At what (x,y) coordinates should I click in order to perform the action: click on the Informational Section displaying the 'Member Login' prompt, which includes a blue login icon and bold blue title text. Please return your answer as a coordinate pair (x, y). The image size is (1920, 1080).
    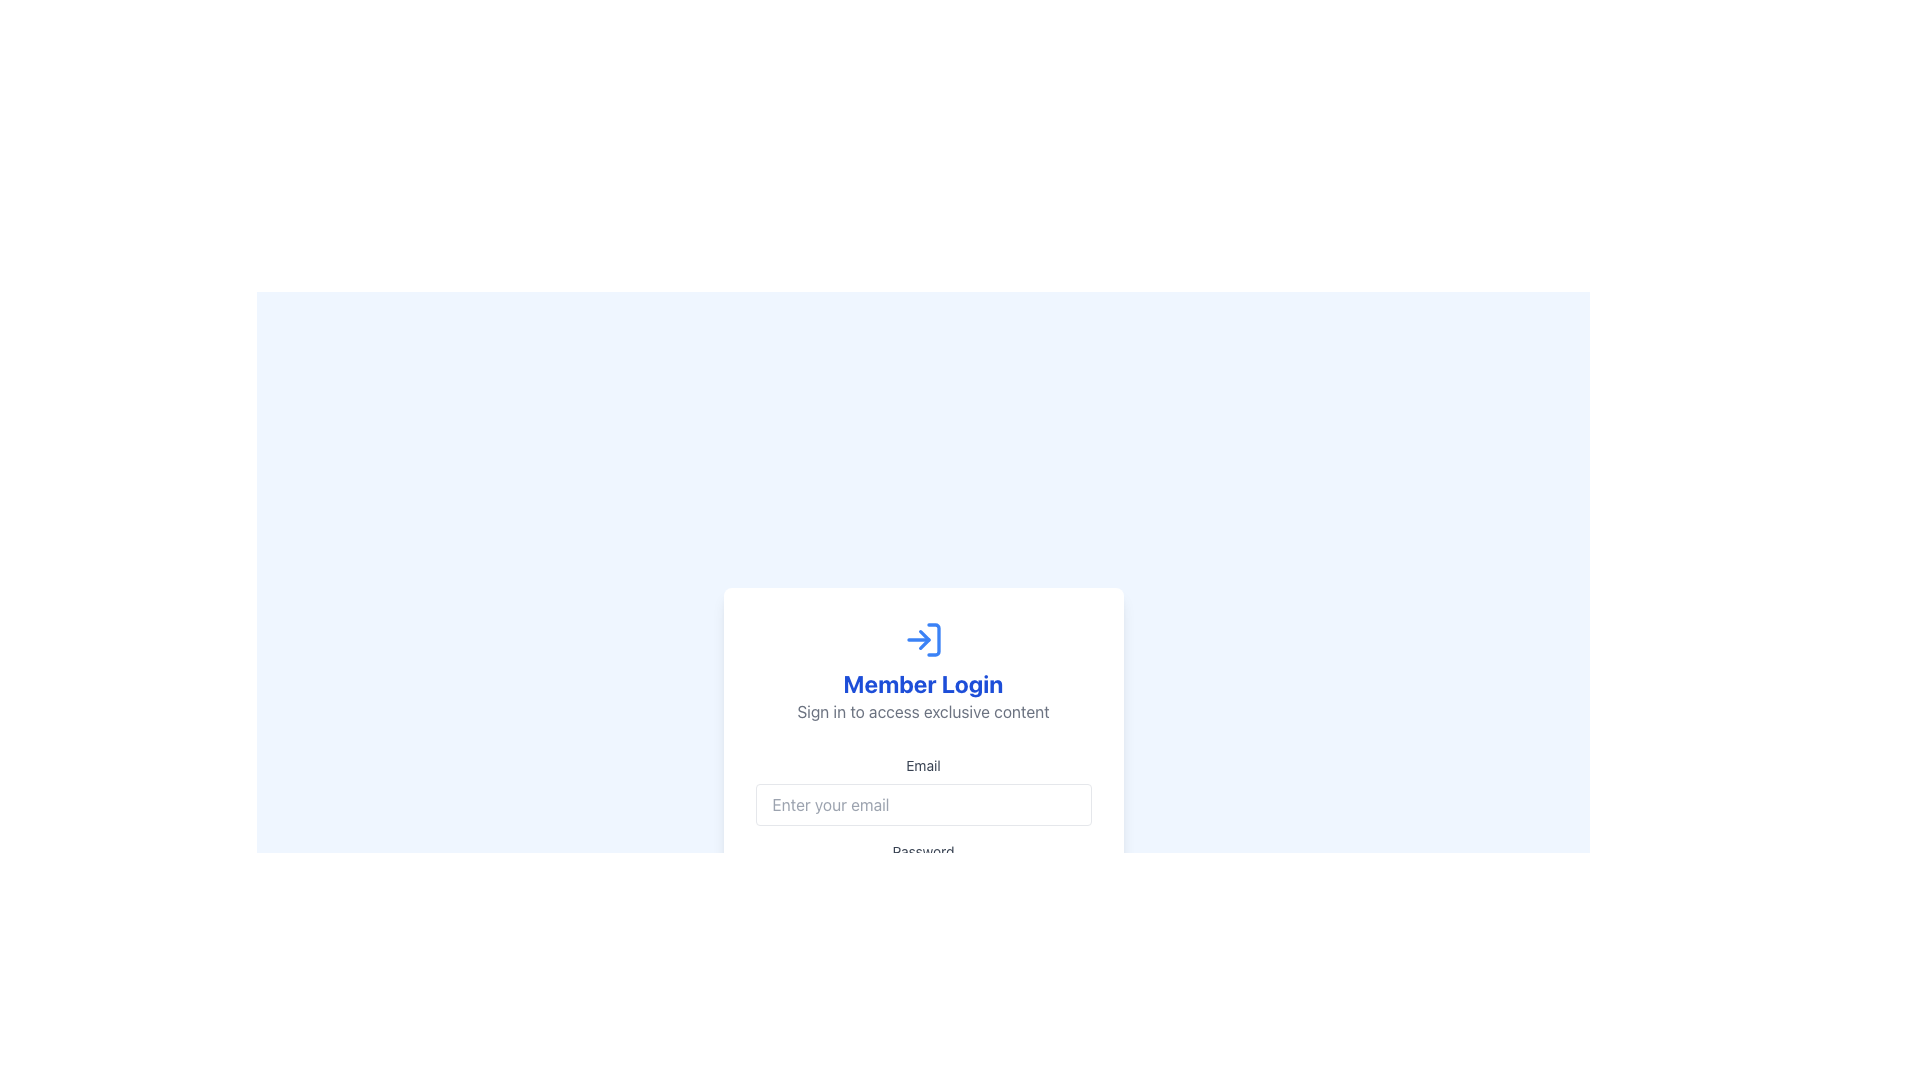
    Looking at the image, I should click on (922, 671).